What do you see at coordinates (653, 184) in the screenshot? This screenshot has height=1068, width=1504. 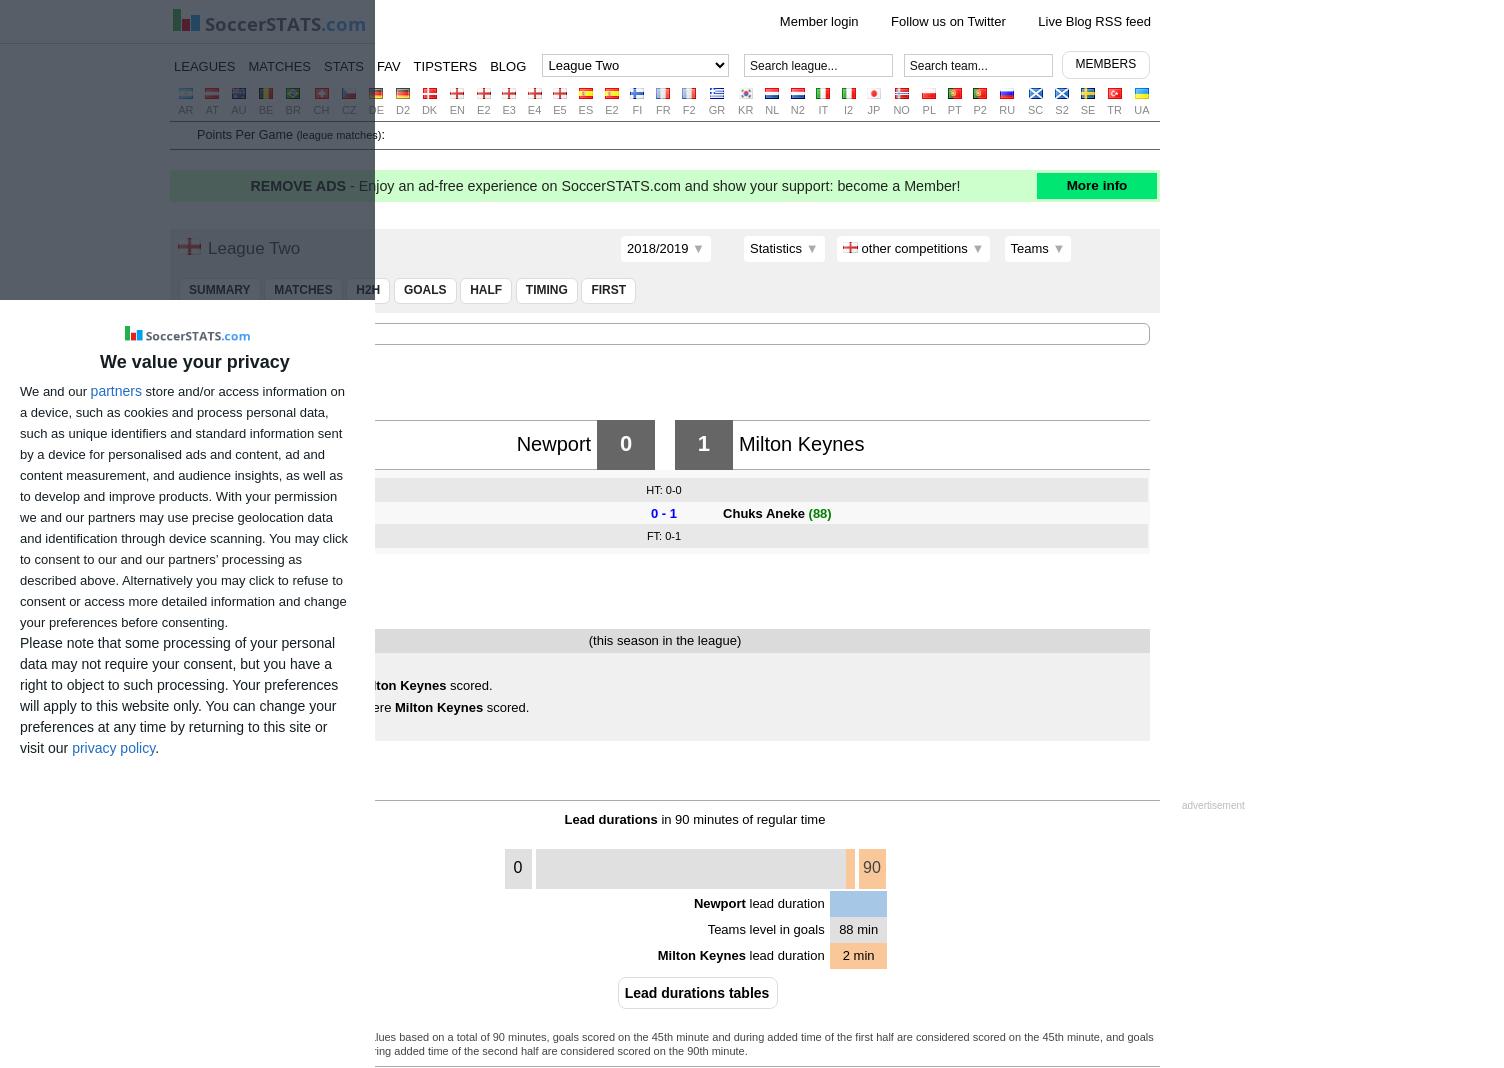 I see `'- Enjoy an ad-free experience on SoccerSTATS.com and show your support: become a Member!'` at bounding box center [653, 184].